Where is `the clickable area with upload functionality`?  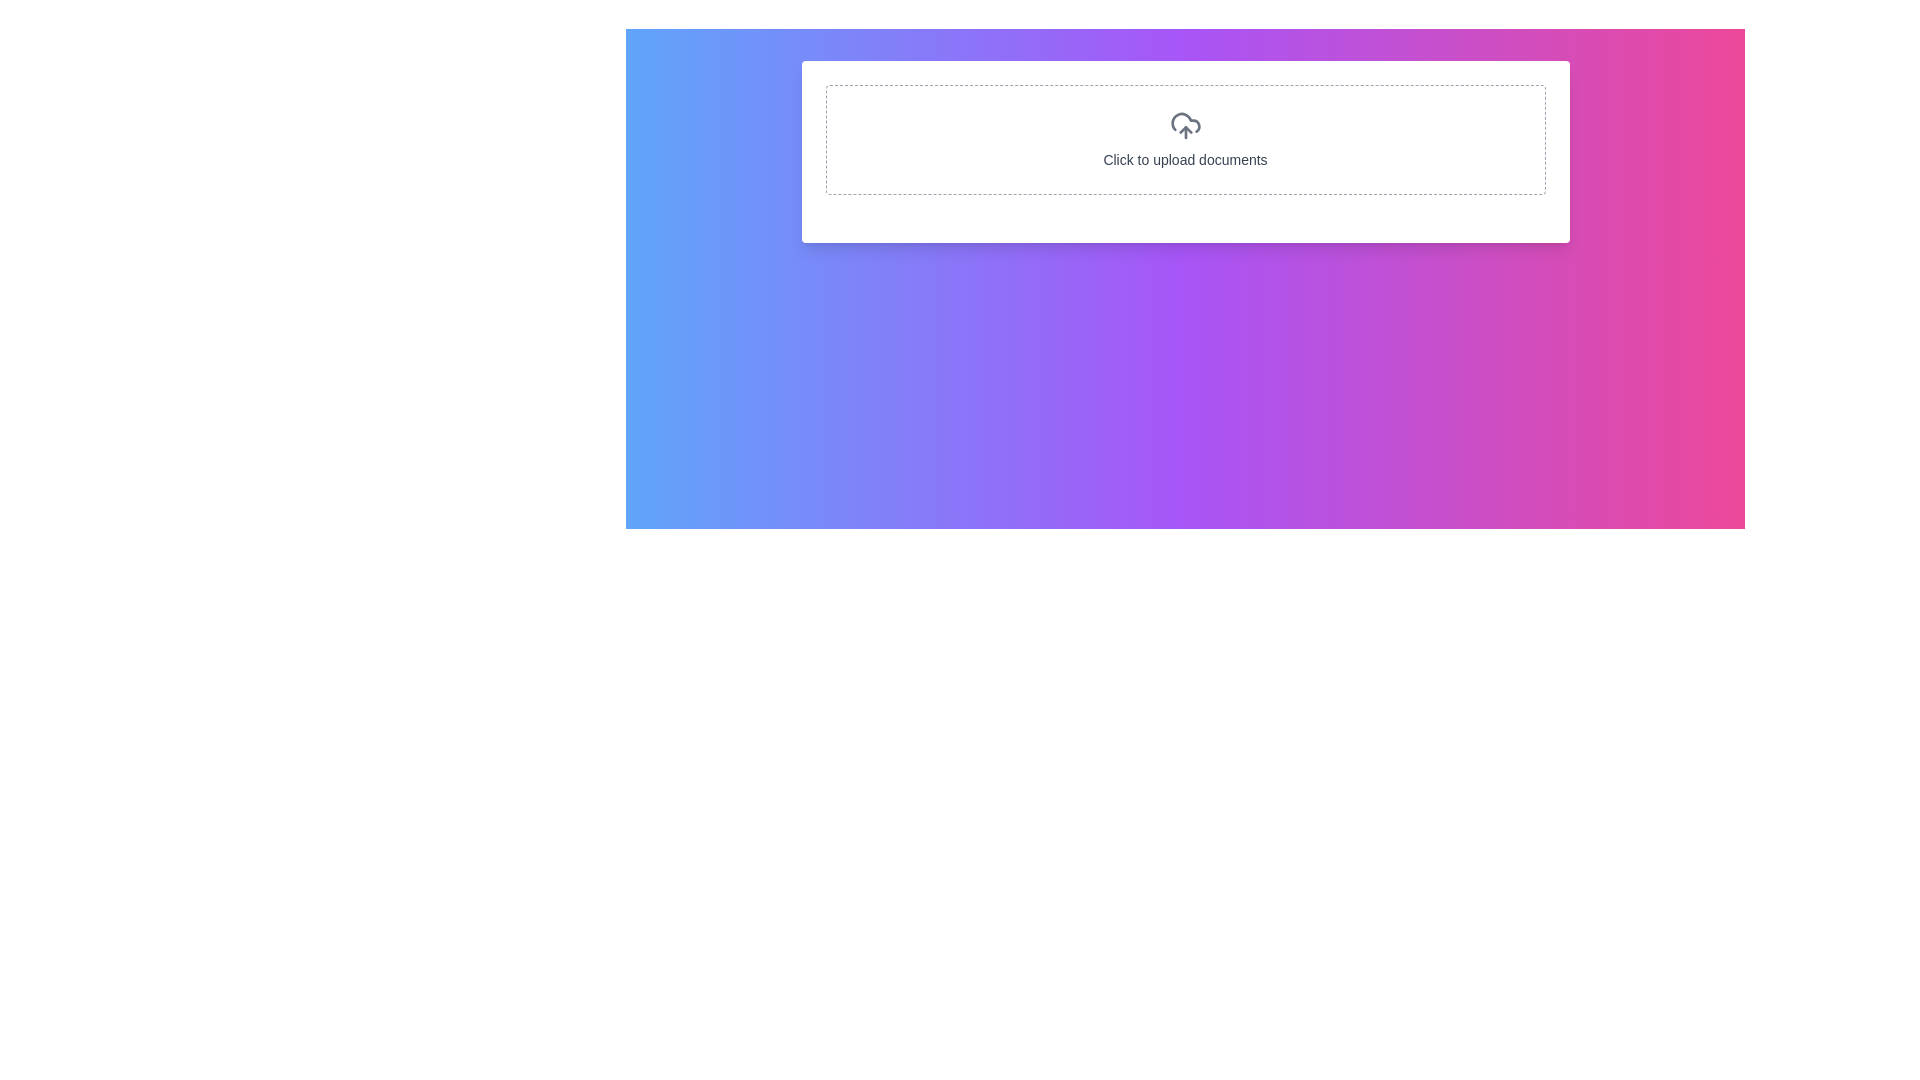 the clickable area with upload functionality is located at coordinates (1185, 138).